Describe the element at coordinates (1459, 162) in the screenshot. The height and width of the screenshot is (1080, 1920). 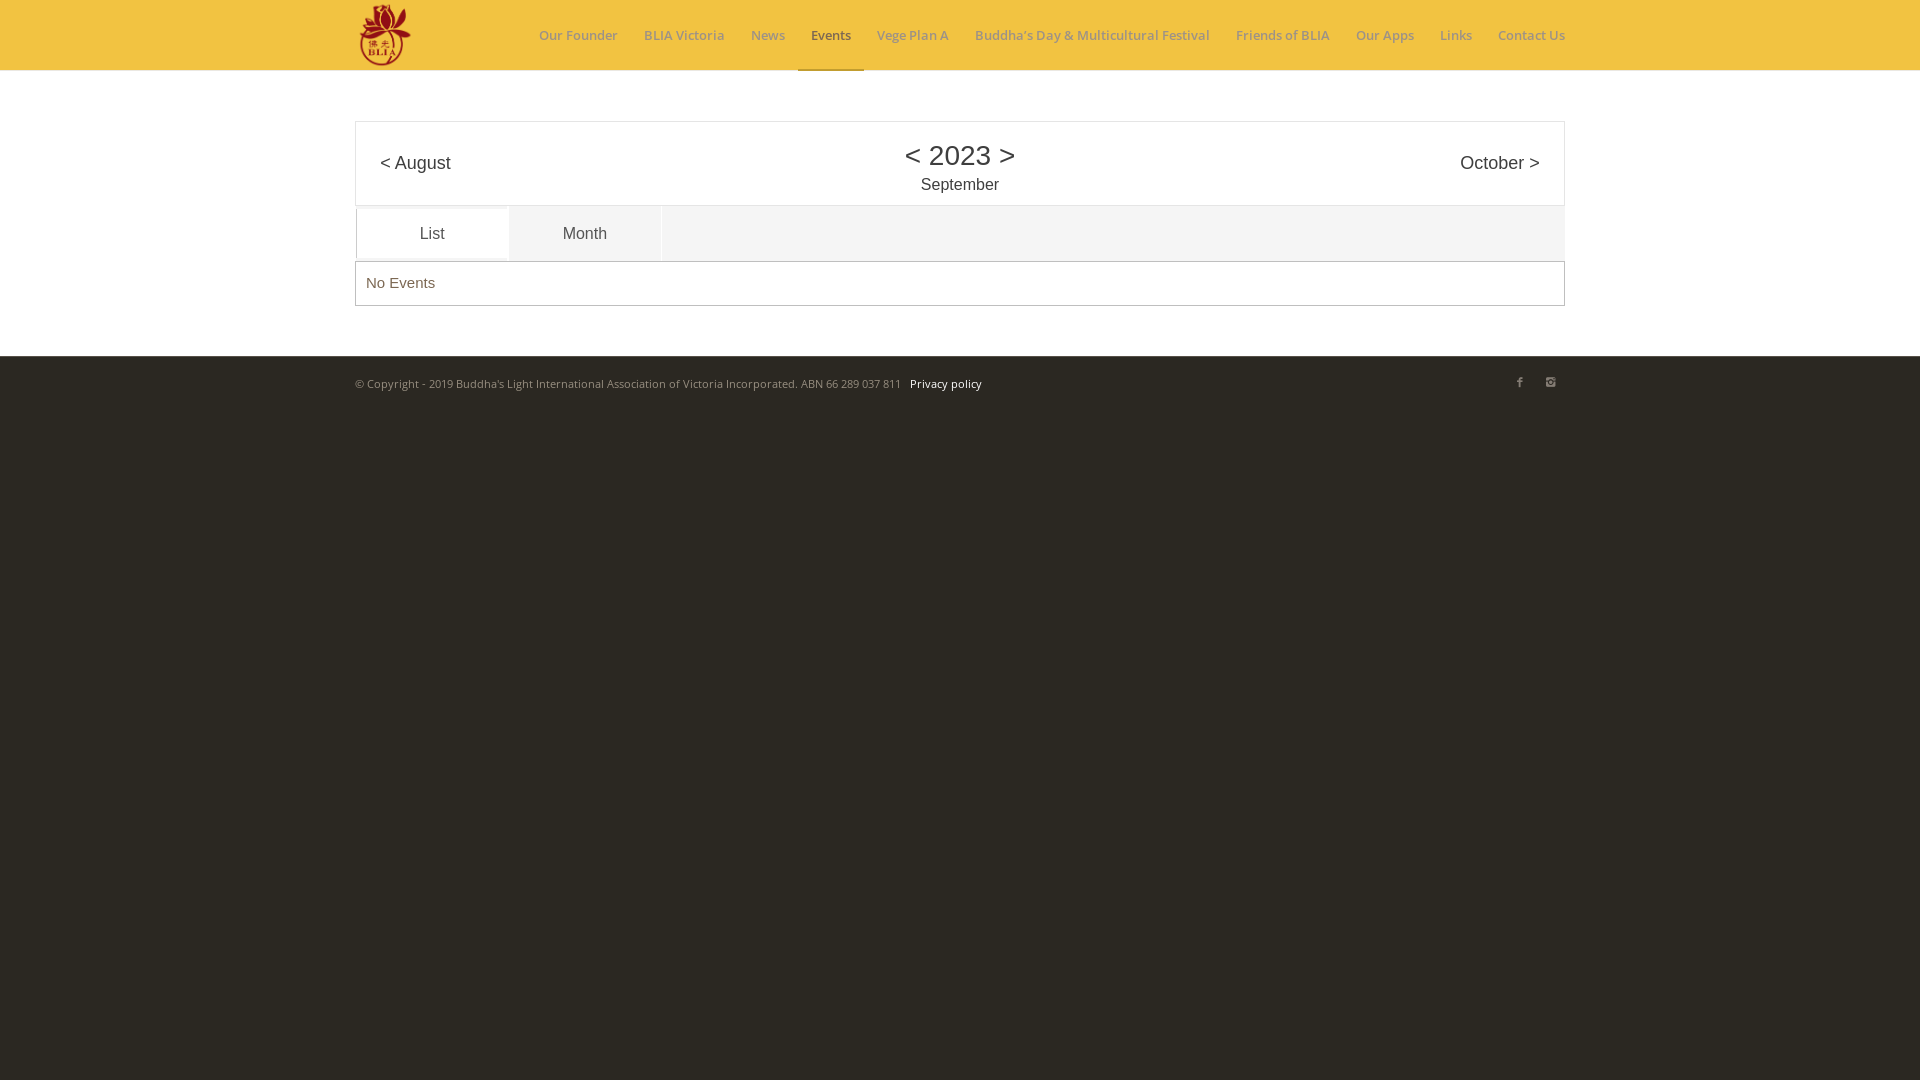
I see `'October >'` at that location.